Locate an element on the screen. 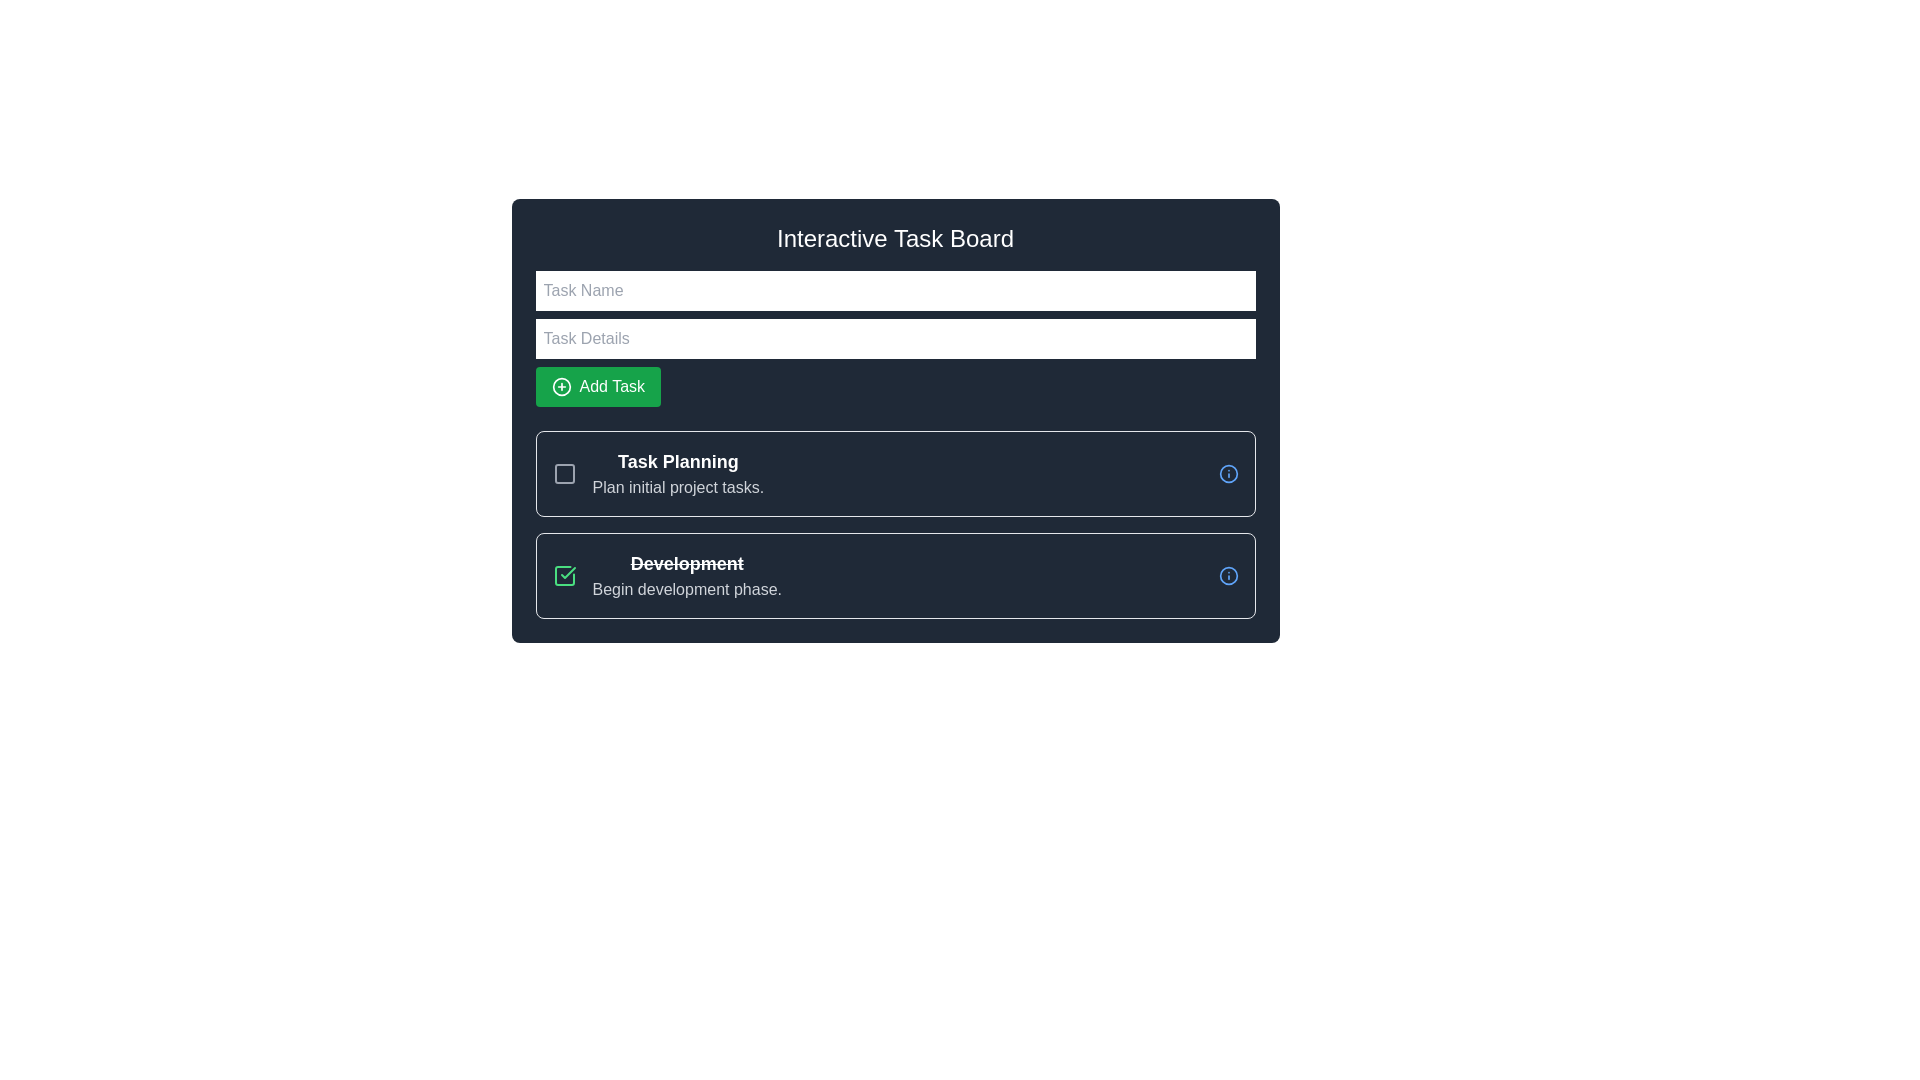 The image size is (1920, 1080). the circular interactive button located at the right edge of the 'Task Planning' box is located at coordinates (1227, 474).